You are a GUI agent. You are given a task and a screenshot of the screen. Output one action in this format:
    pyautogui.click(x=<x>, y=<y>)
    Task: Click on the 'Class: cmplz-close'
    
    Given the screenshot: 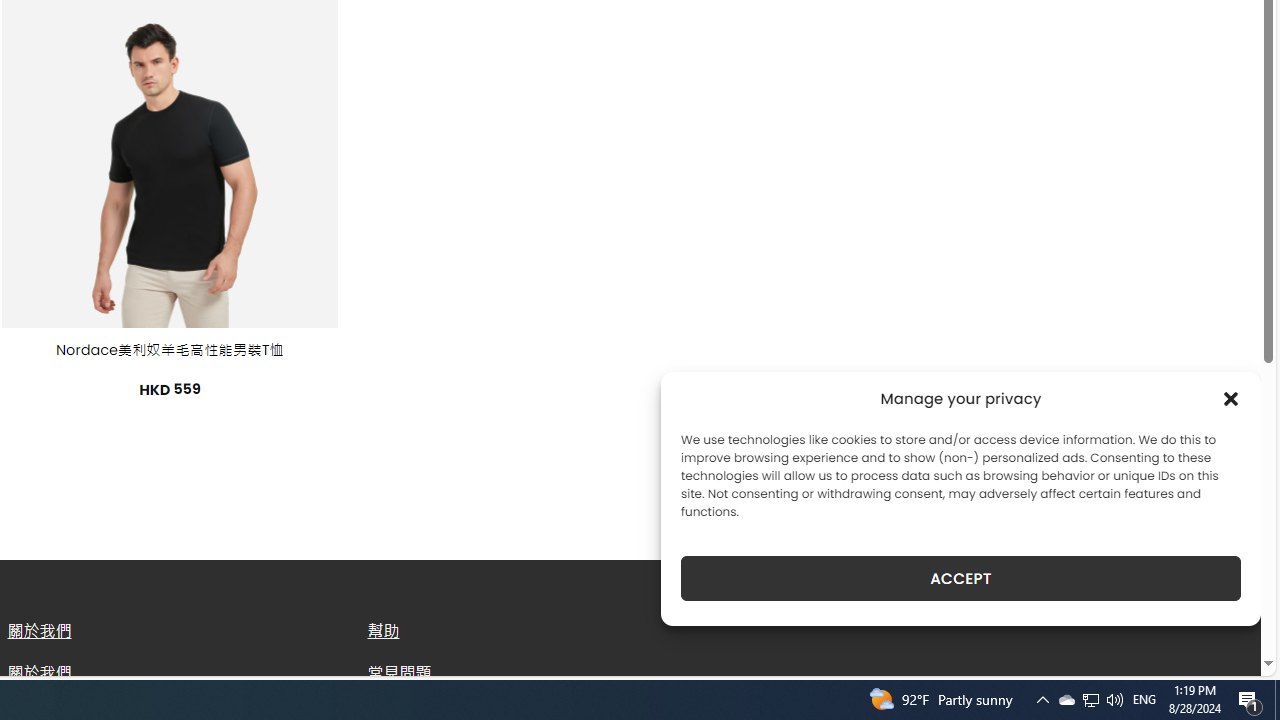 What is the action you would take?
    pyautogui.click(x=1230, y=398)
    